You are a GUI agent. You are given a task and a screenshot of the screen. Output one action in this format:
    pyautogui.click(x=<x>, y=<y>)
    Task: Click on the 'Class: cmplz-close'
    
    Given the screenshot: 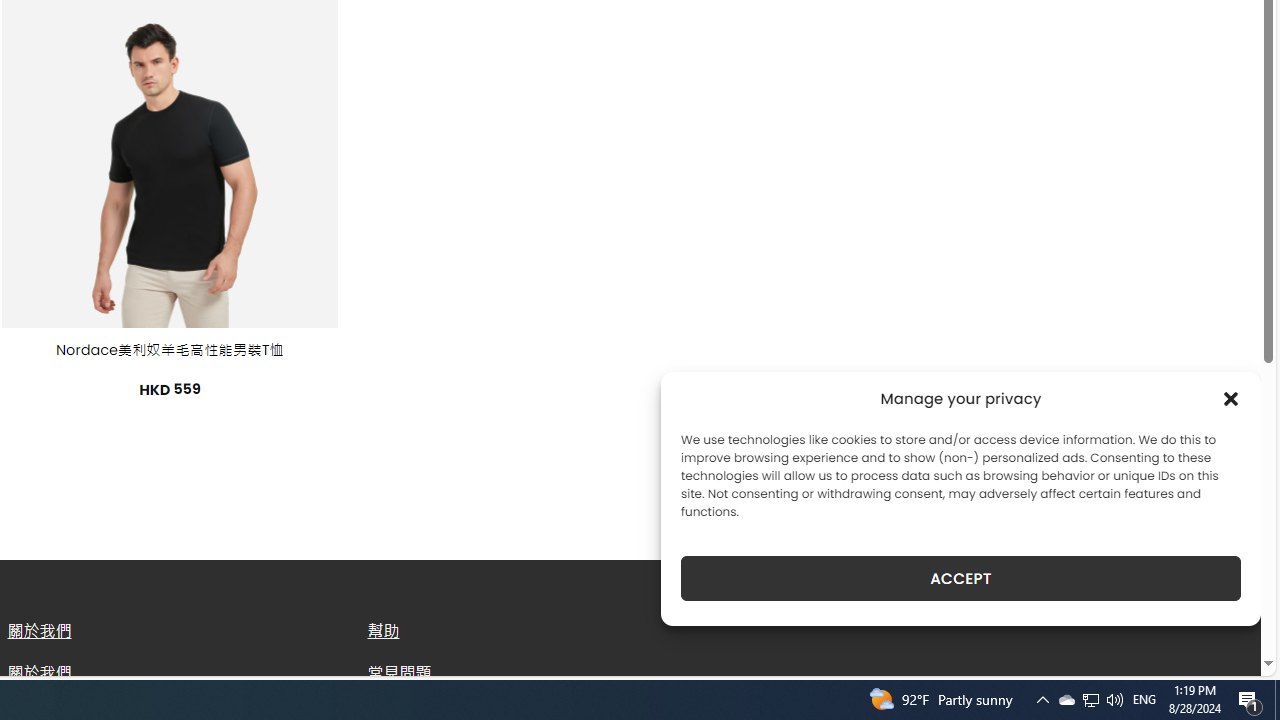 What is the action you would take?
    pyautogui.click(x=1230, y=398)
    